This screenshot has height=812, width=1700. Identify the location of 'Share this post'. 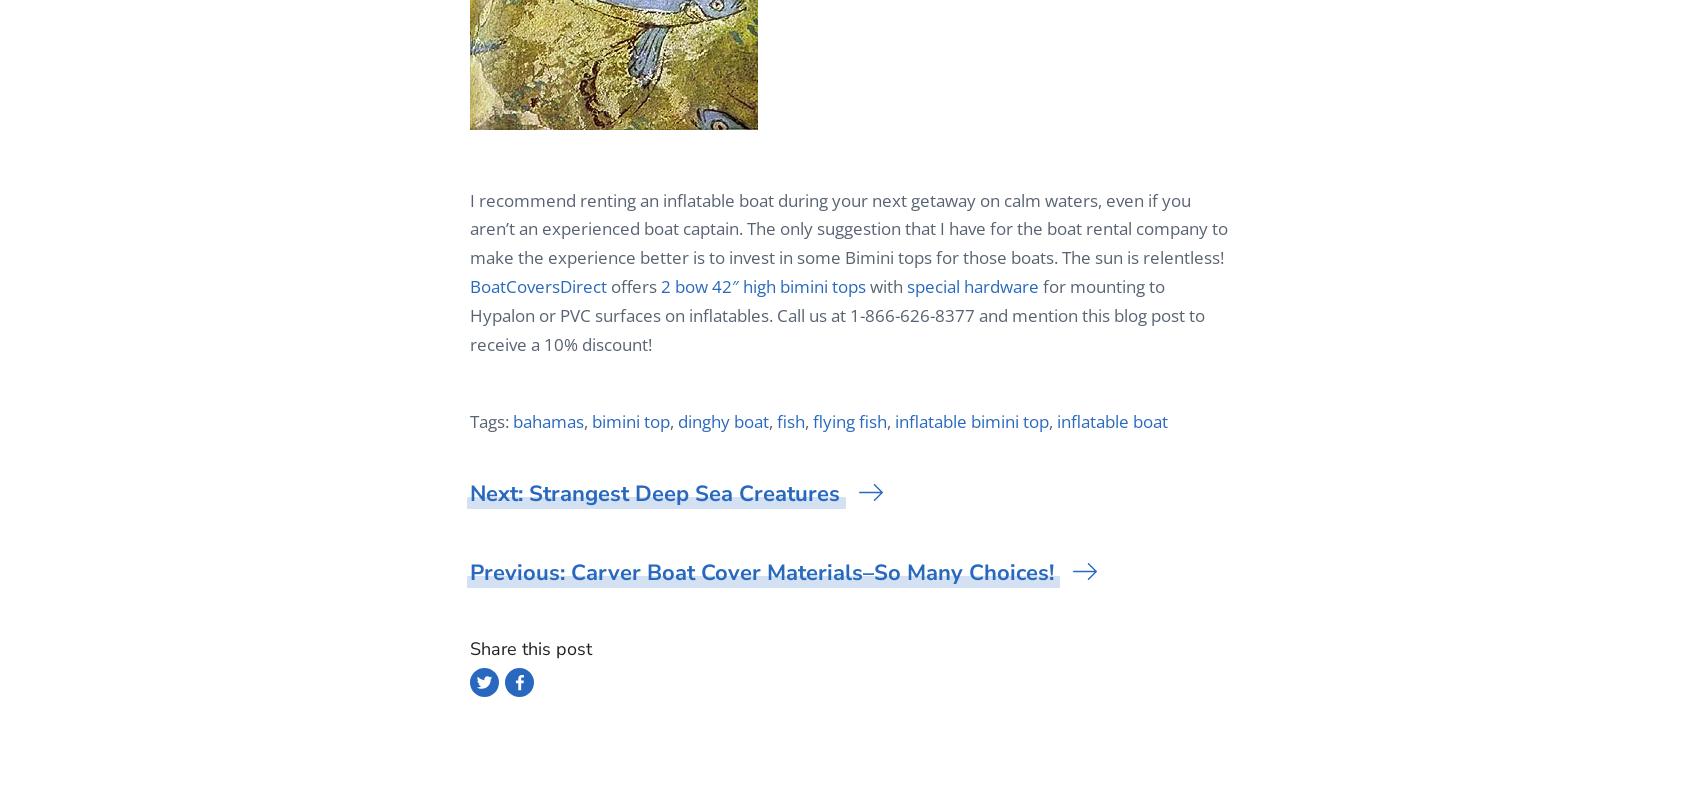
(531, 649).